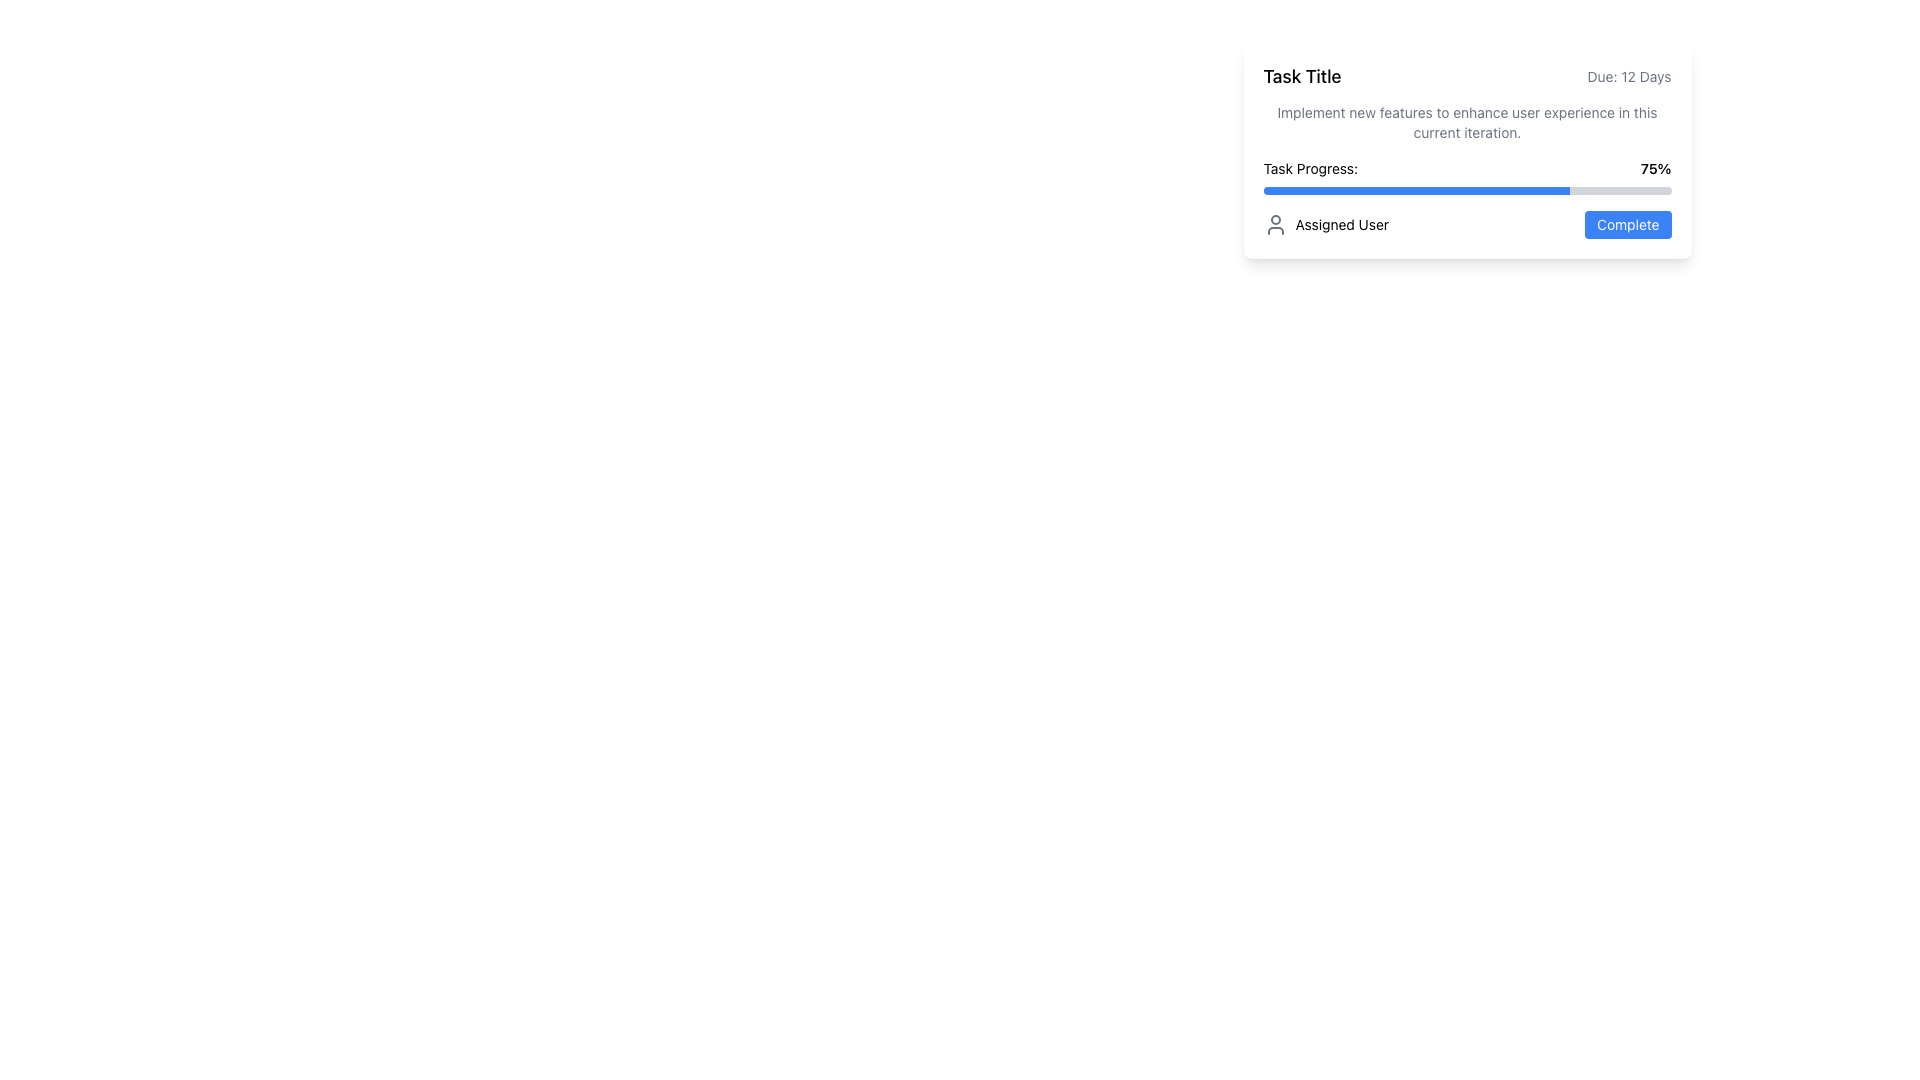 The image size is (1920, 1080). Describe the element at coordinates (1326, 224) in the screenshot. I see `the Text Label with Icon located in the lower-left section of the card, which indicates the entity responsible for the task, beside the blue button labeled 'Complete'` at that location.